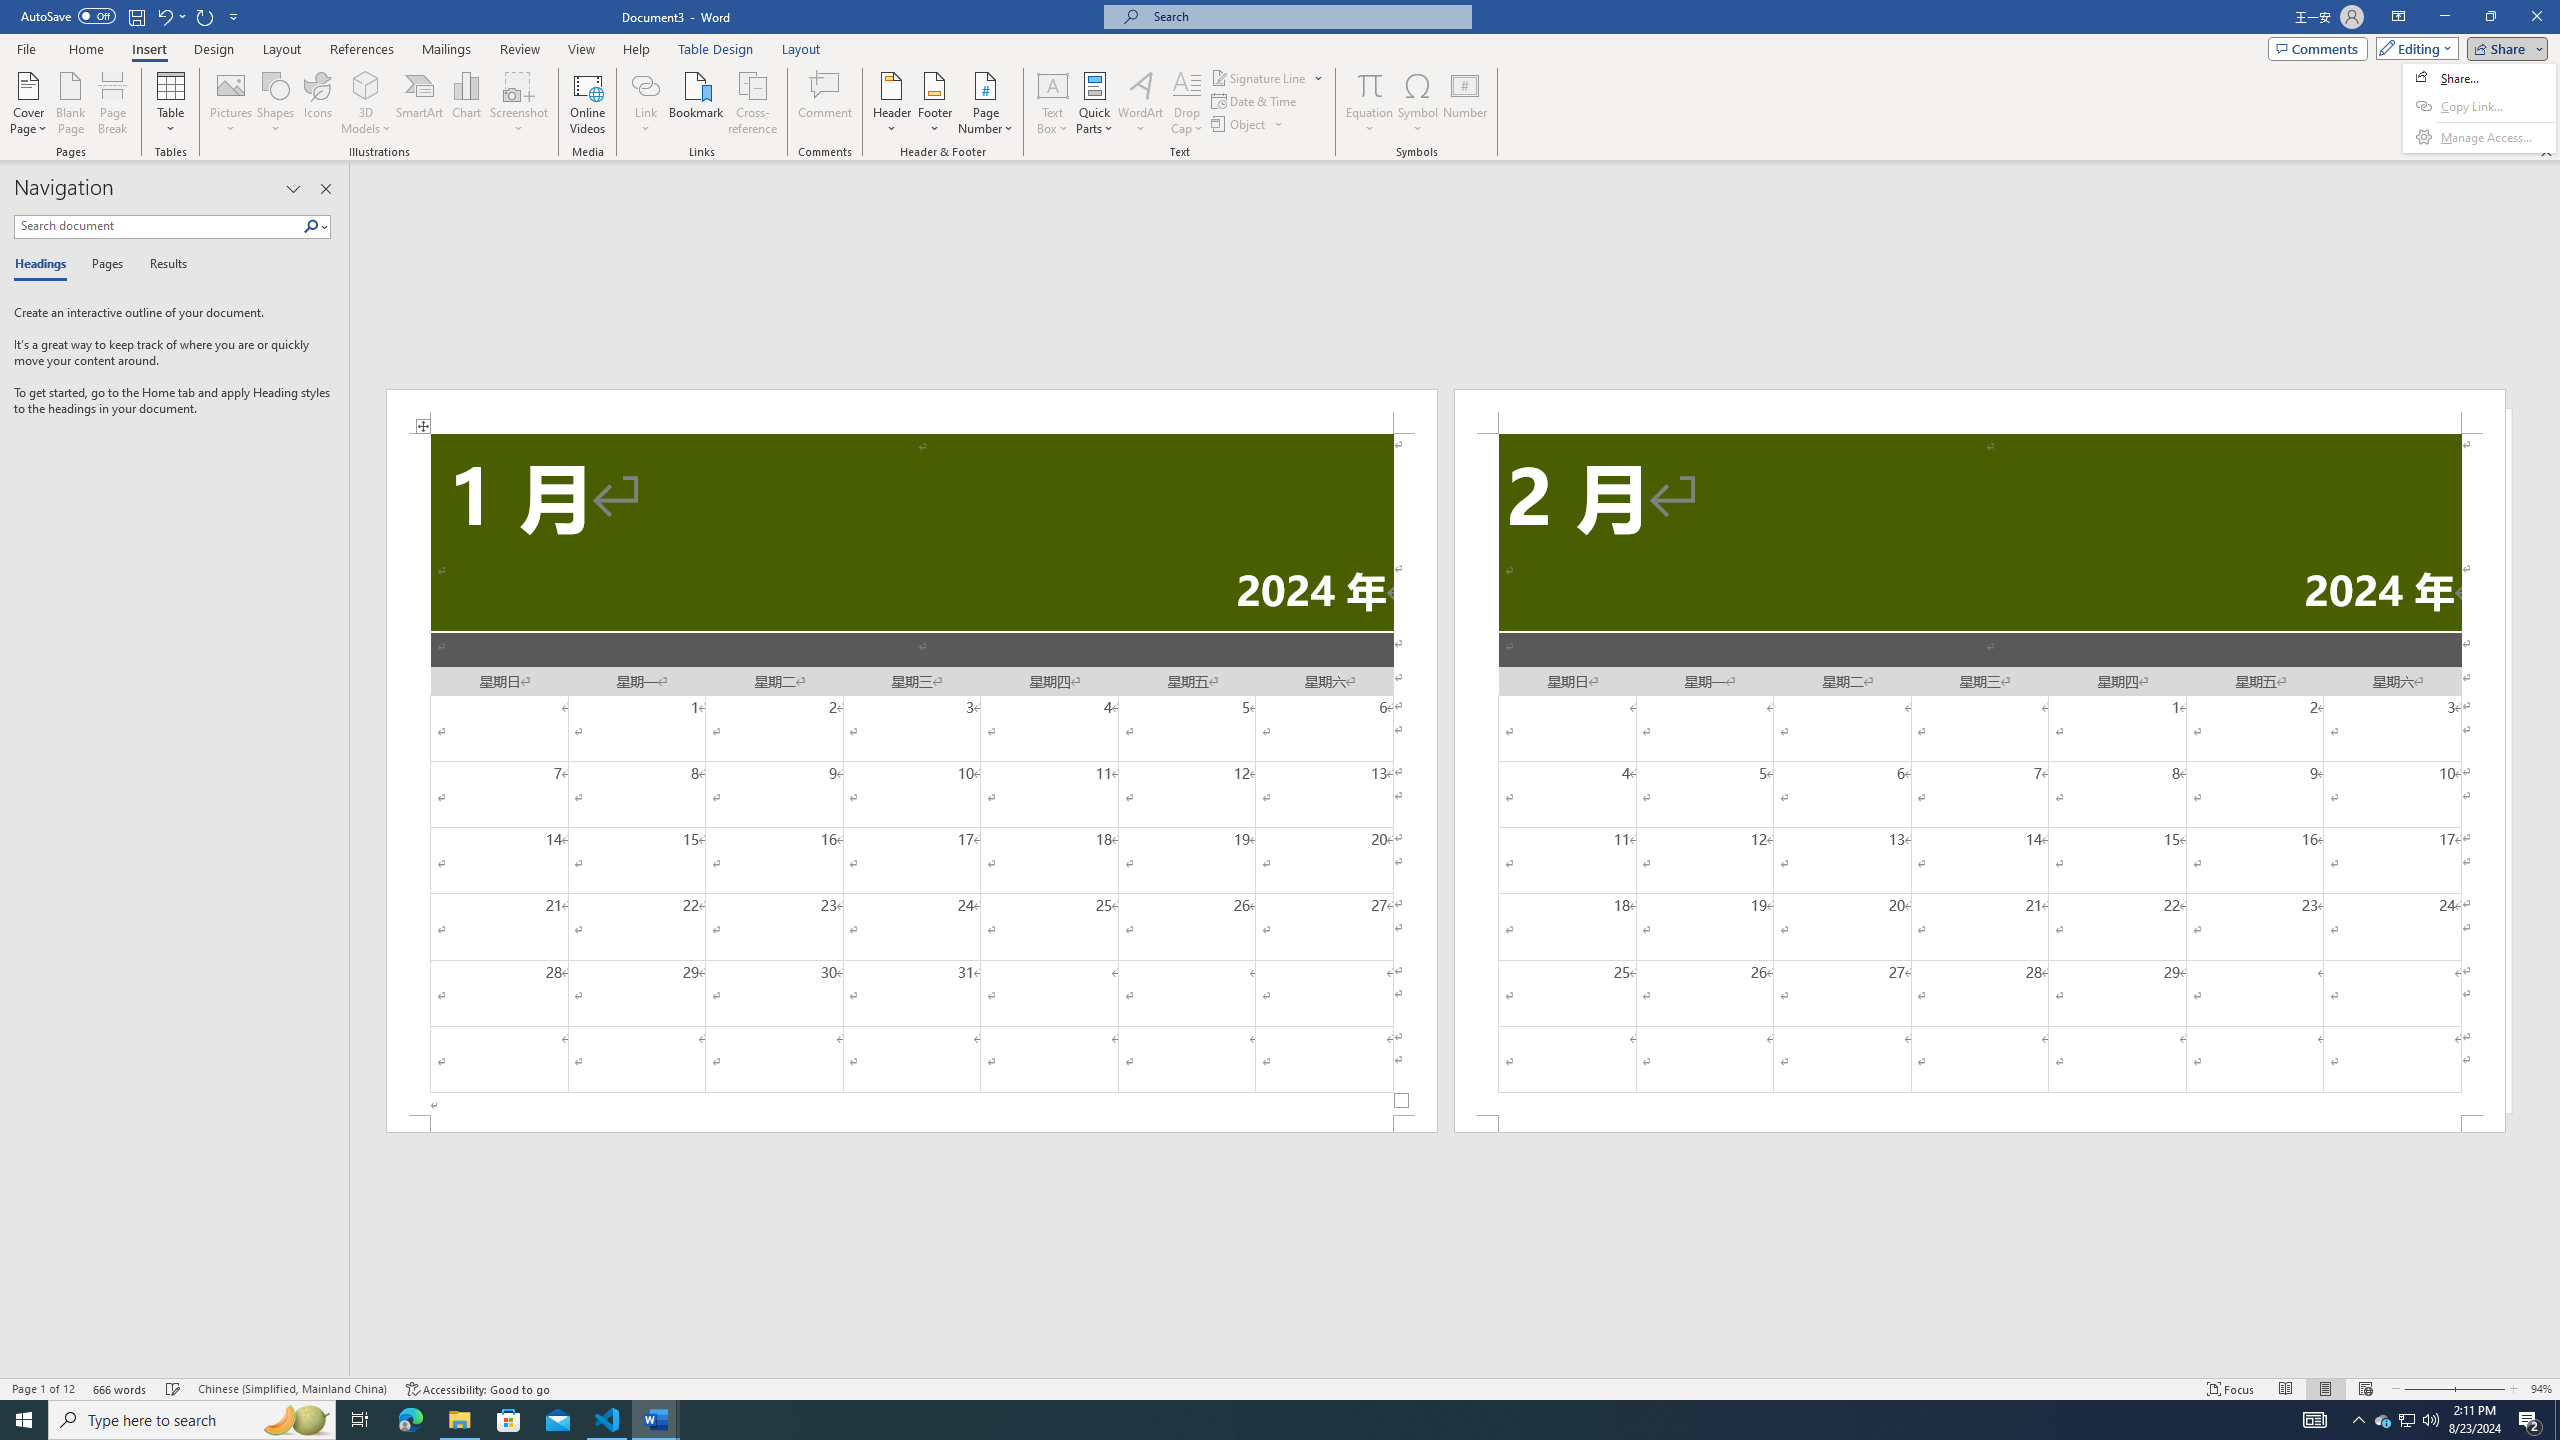 This screenshot has width=2560, height=1440. I want to click on 'Online Videos...', so click(587, 103).